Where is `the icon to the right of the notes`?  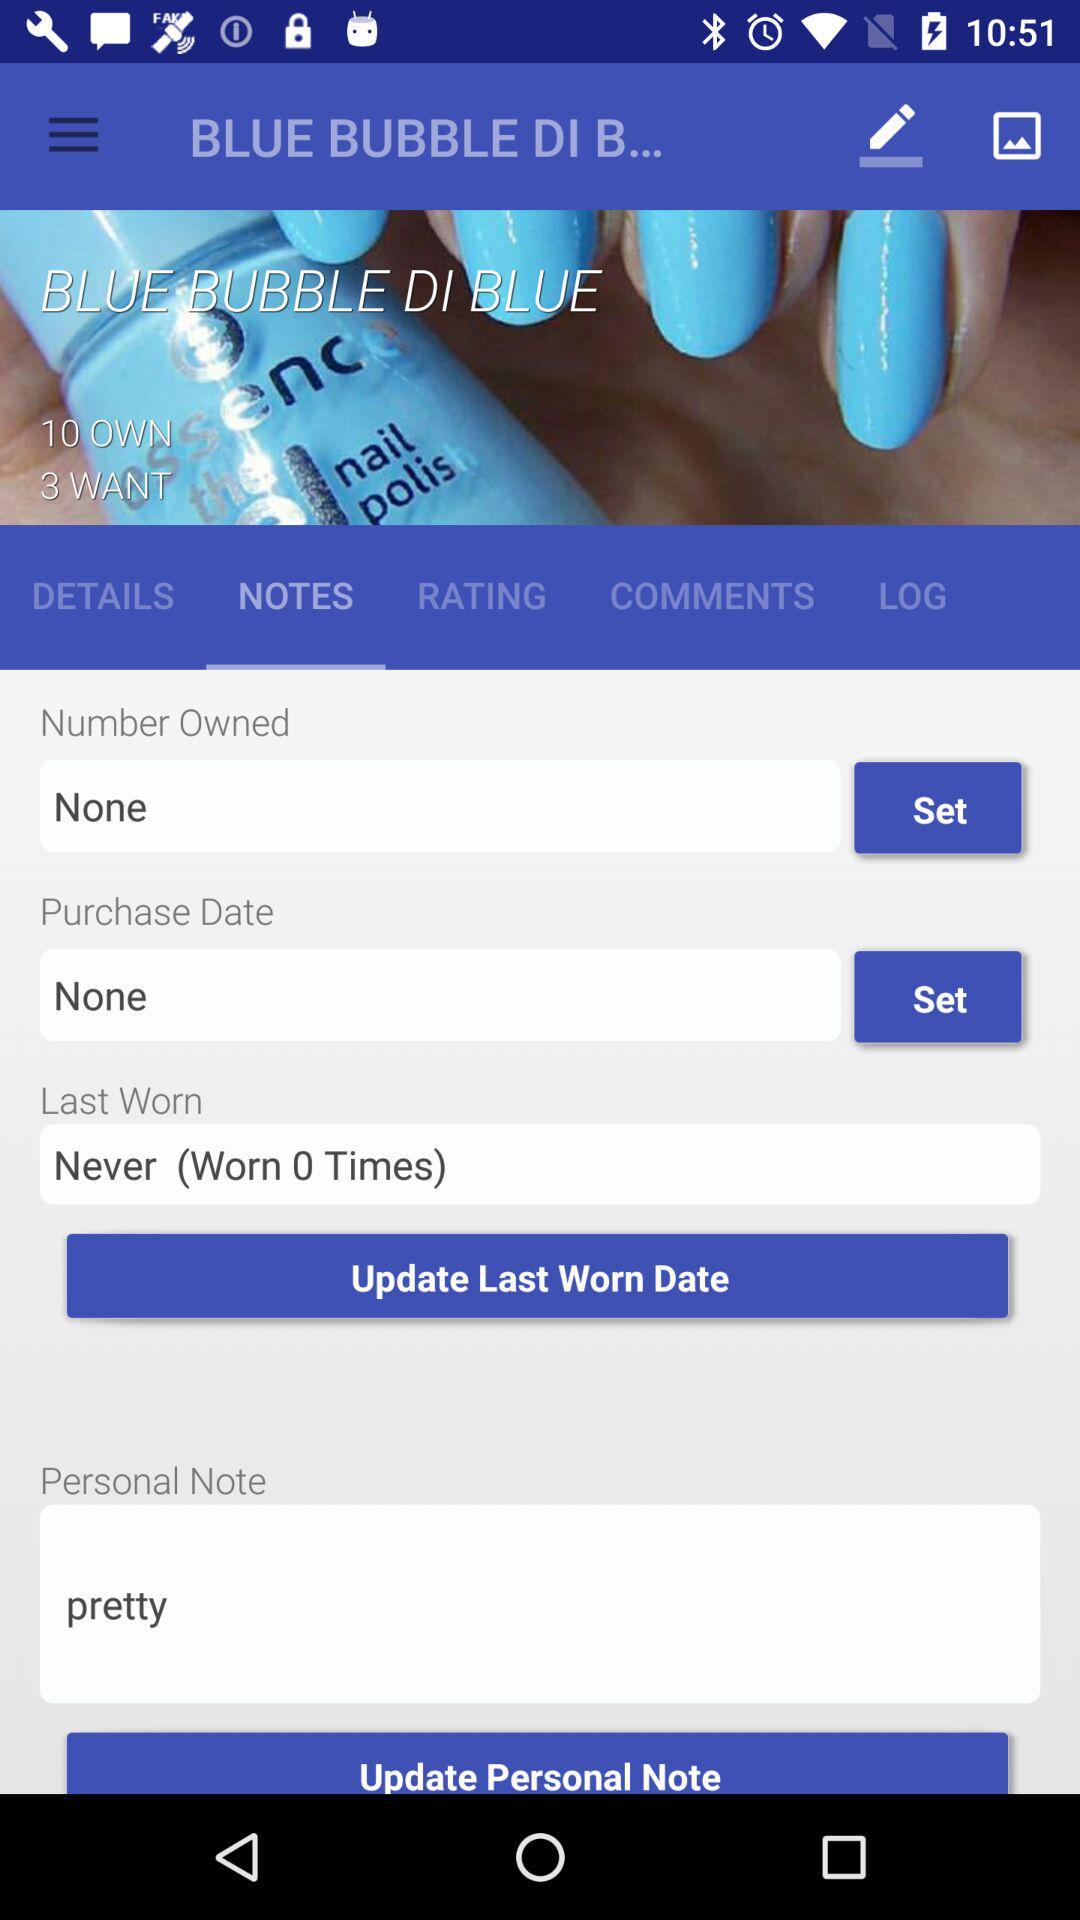 the icon to the right of the notes is located at coordinates (481, 593).